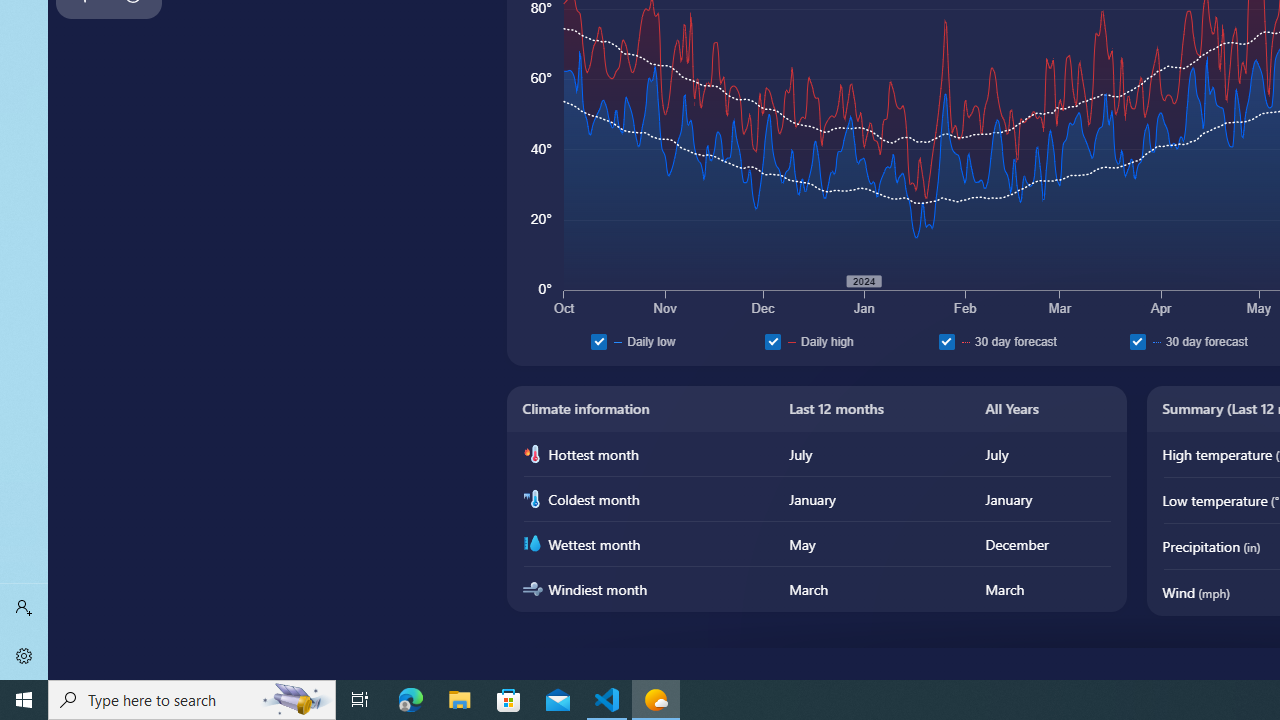  What do you see at coordinates (459, 698) in the screenshot?
I see `'File Explorer'` at bounding box center [459, 698].